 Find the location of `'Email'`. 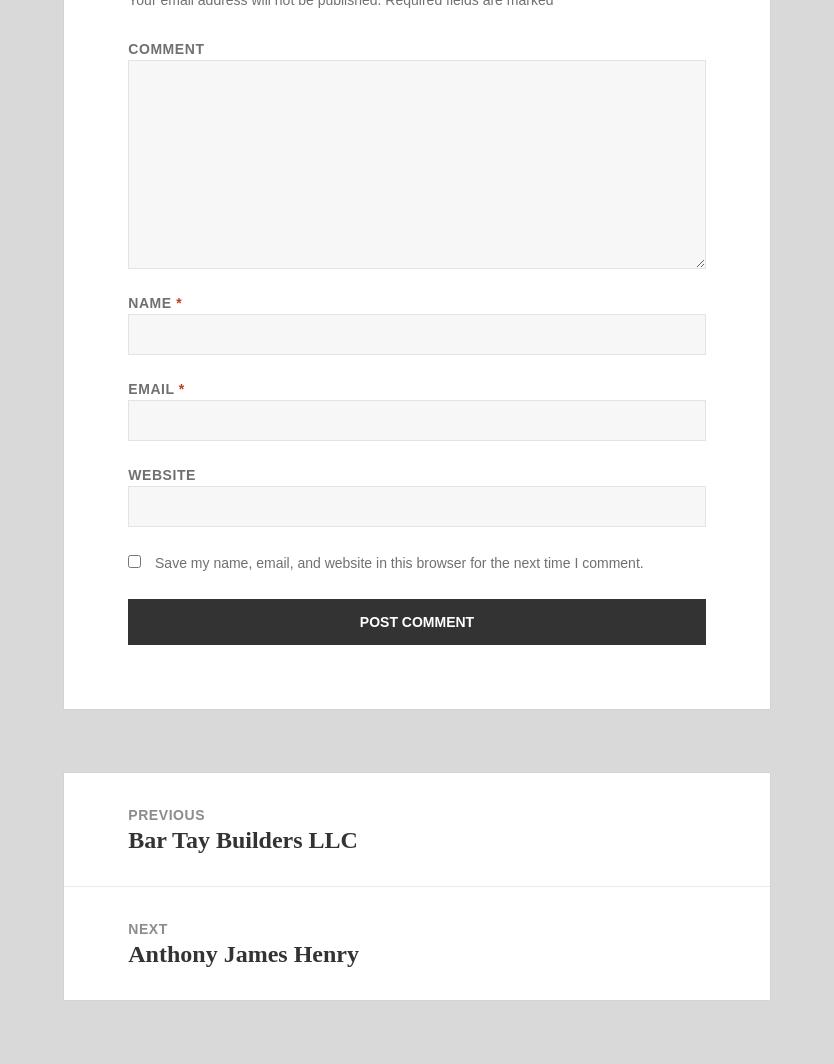

'Email' is located at coordinates (153, 388).